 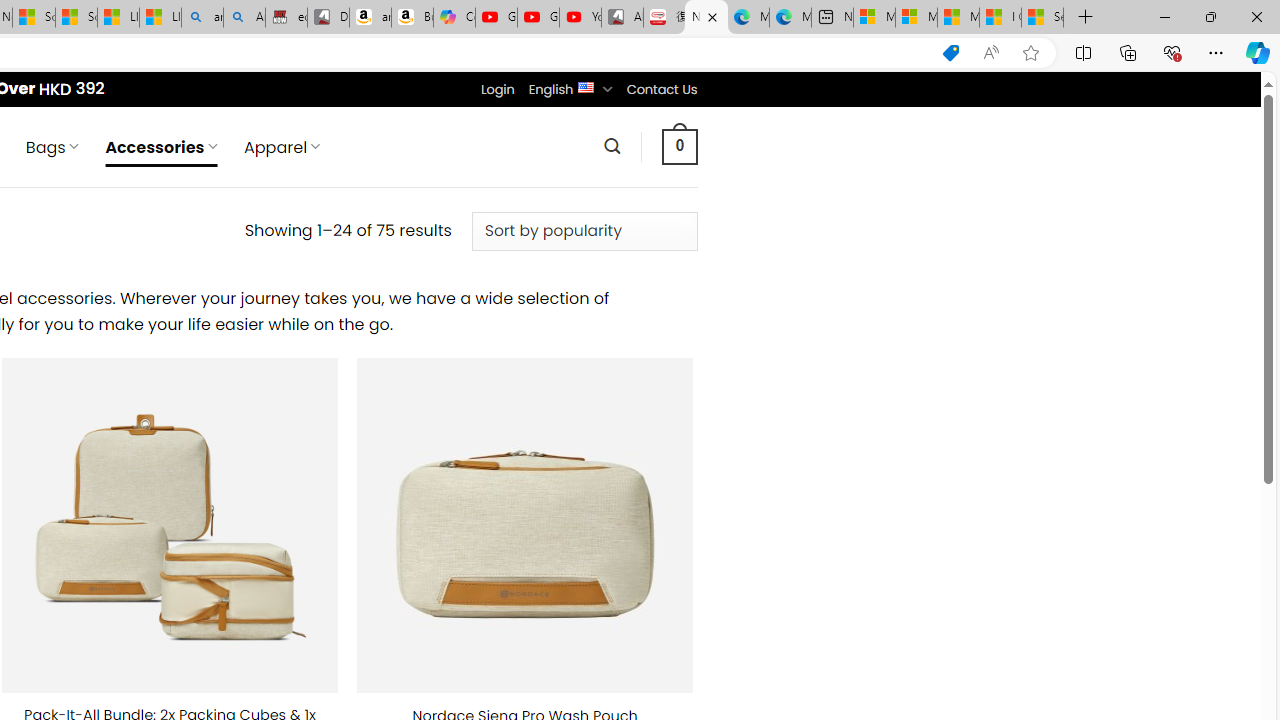 I want to click on 'This site has coupons! Shopping in Microsoft Edge', so click(x=950, y=52).